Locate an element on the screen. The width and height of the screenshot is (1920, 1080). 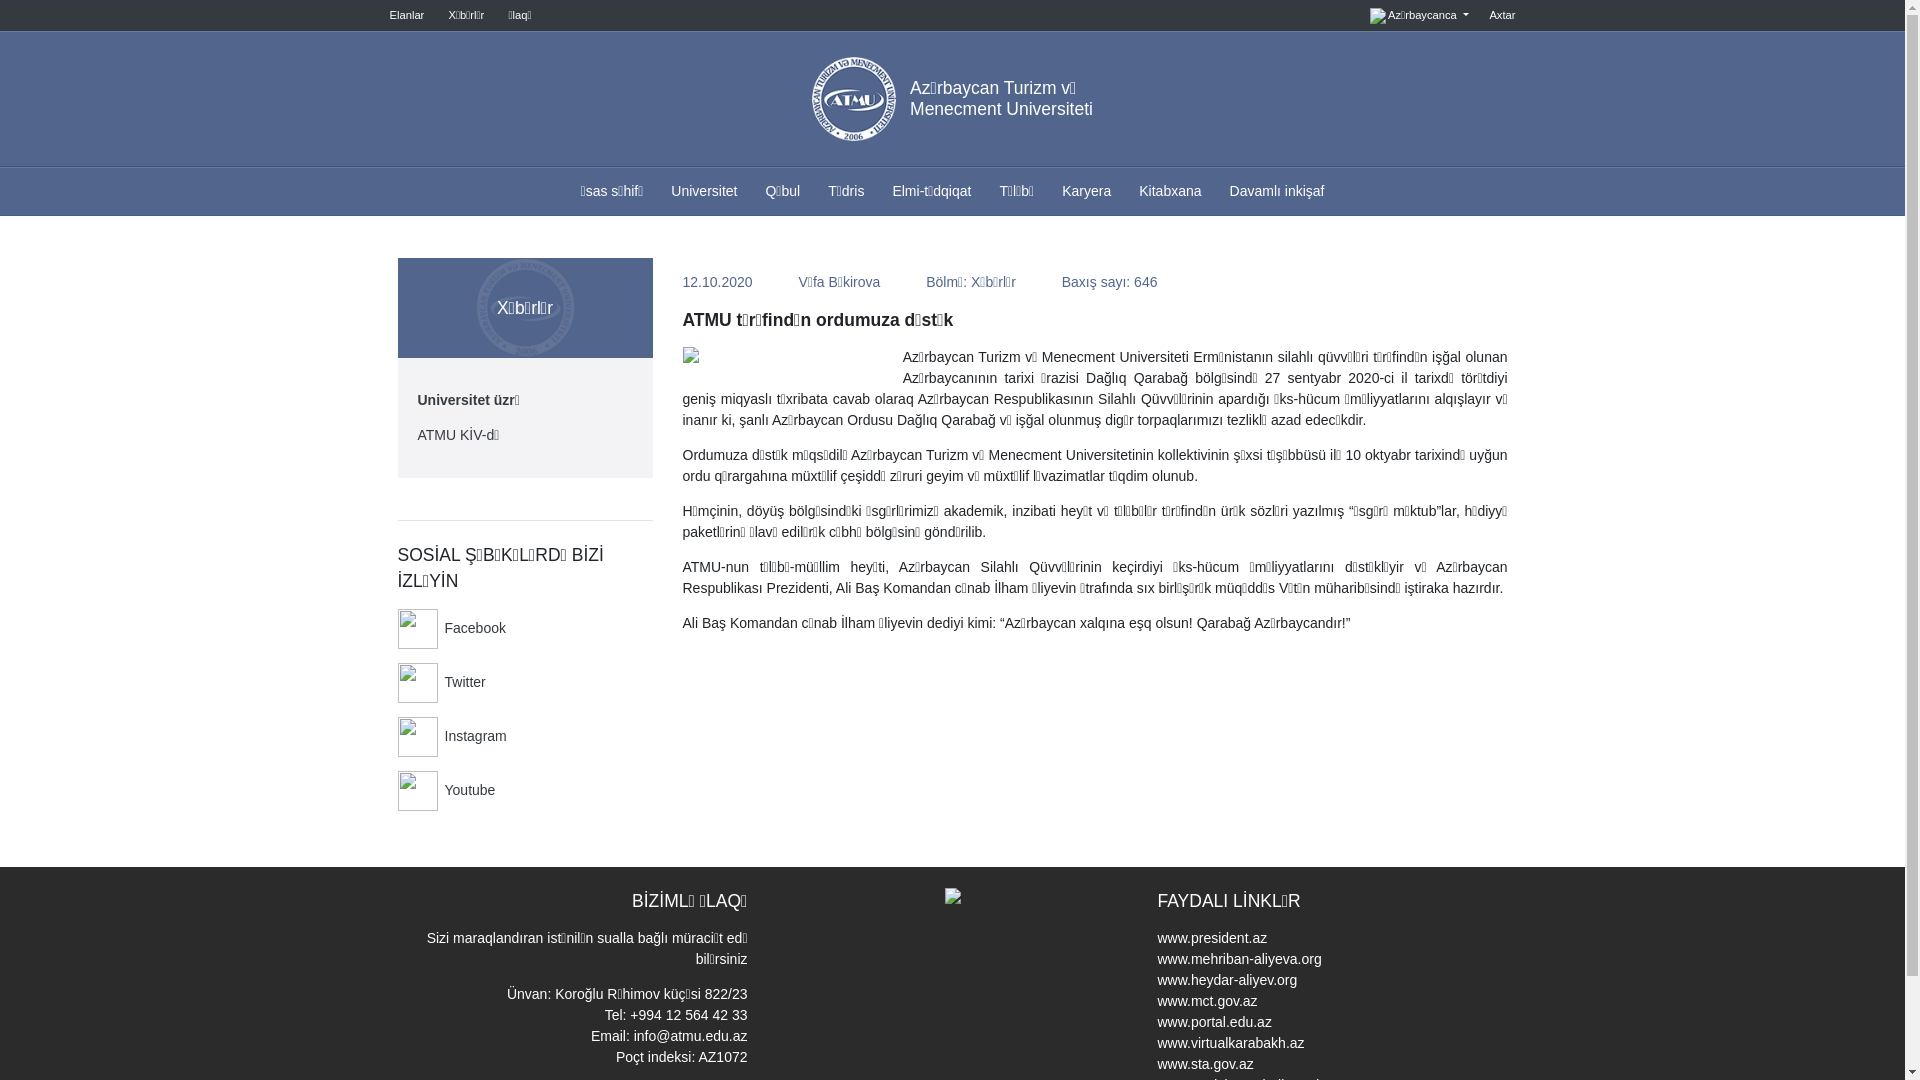
'Elanlar' is located at coordinates (407, 15).